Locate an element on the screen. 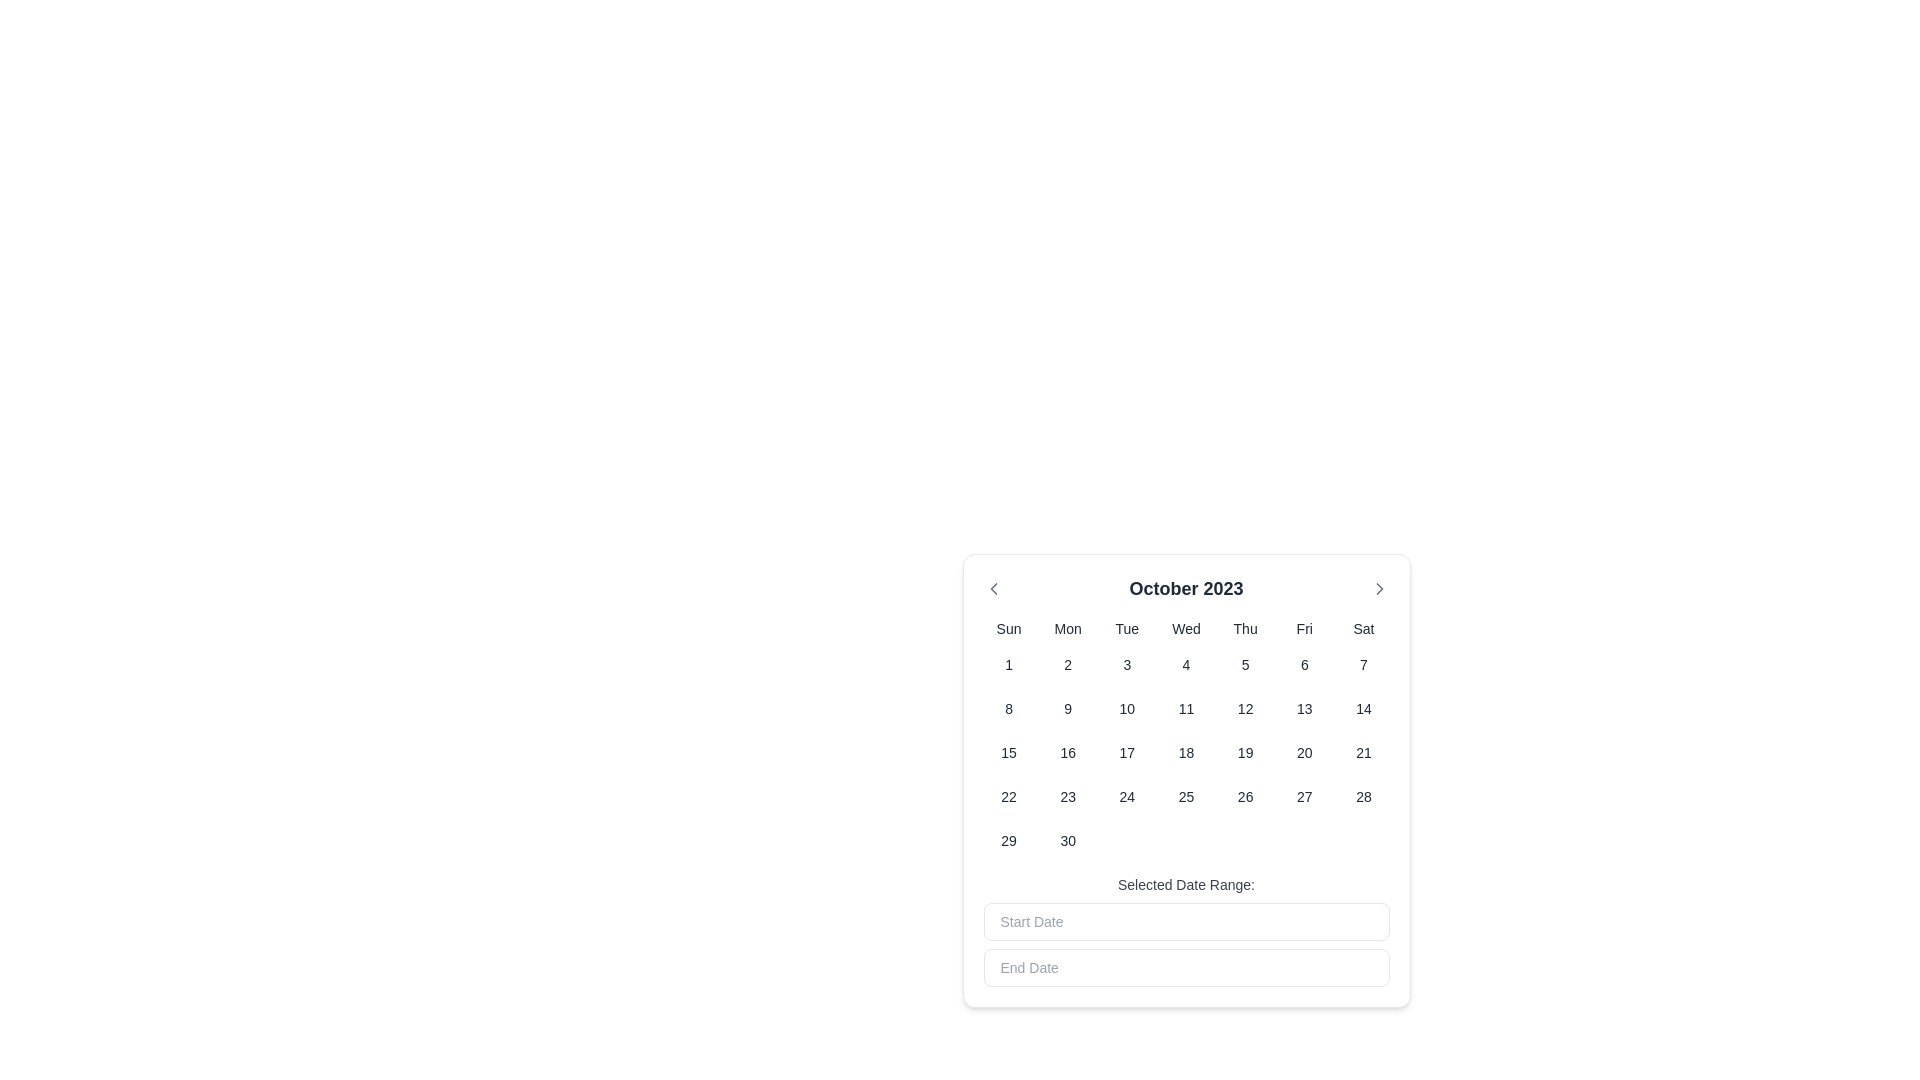  the rectangular button labeled '22' in the calendar grid is located at coordinates (1009, 796).